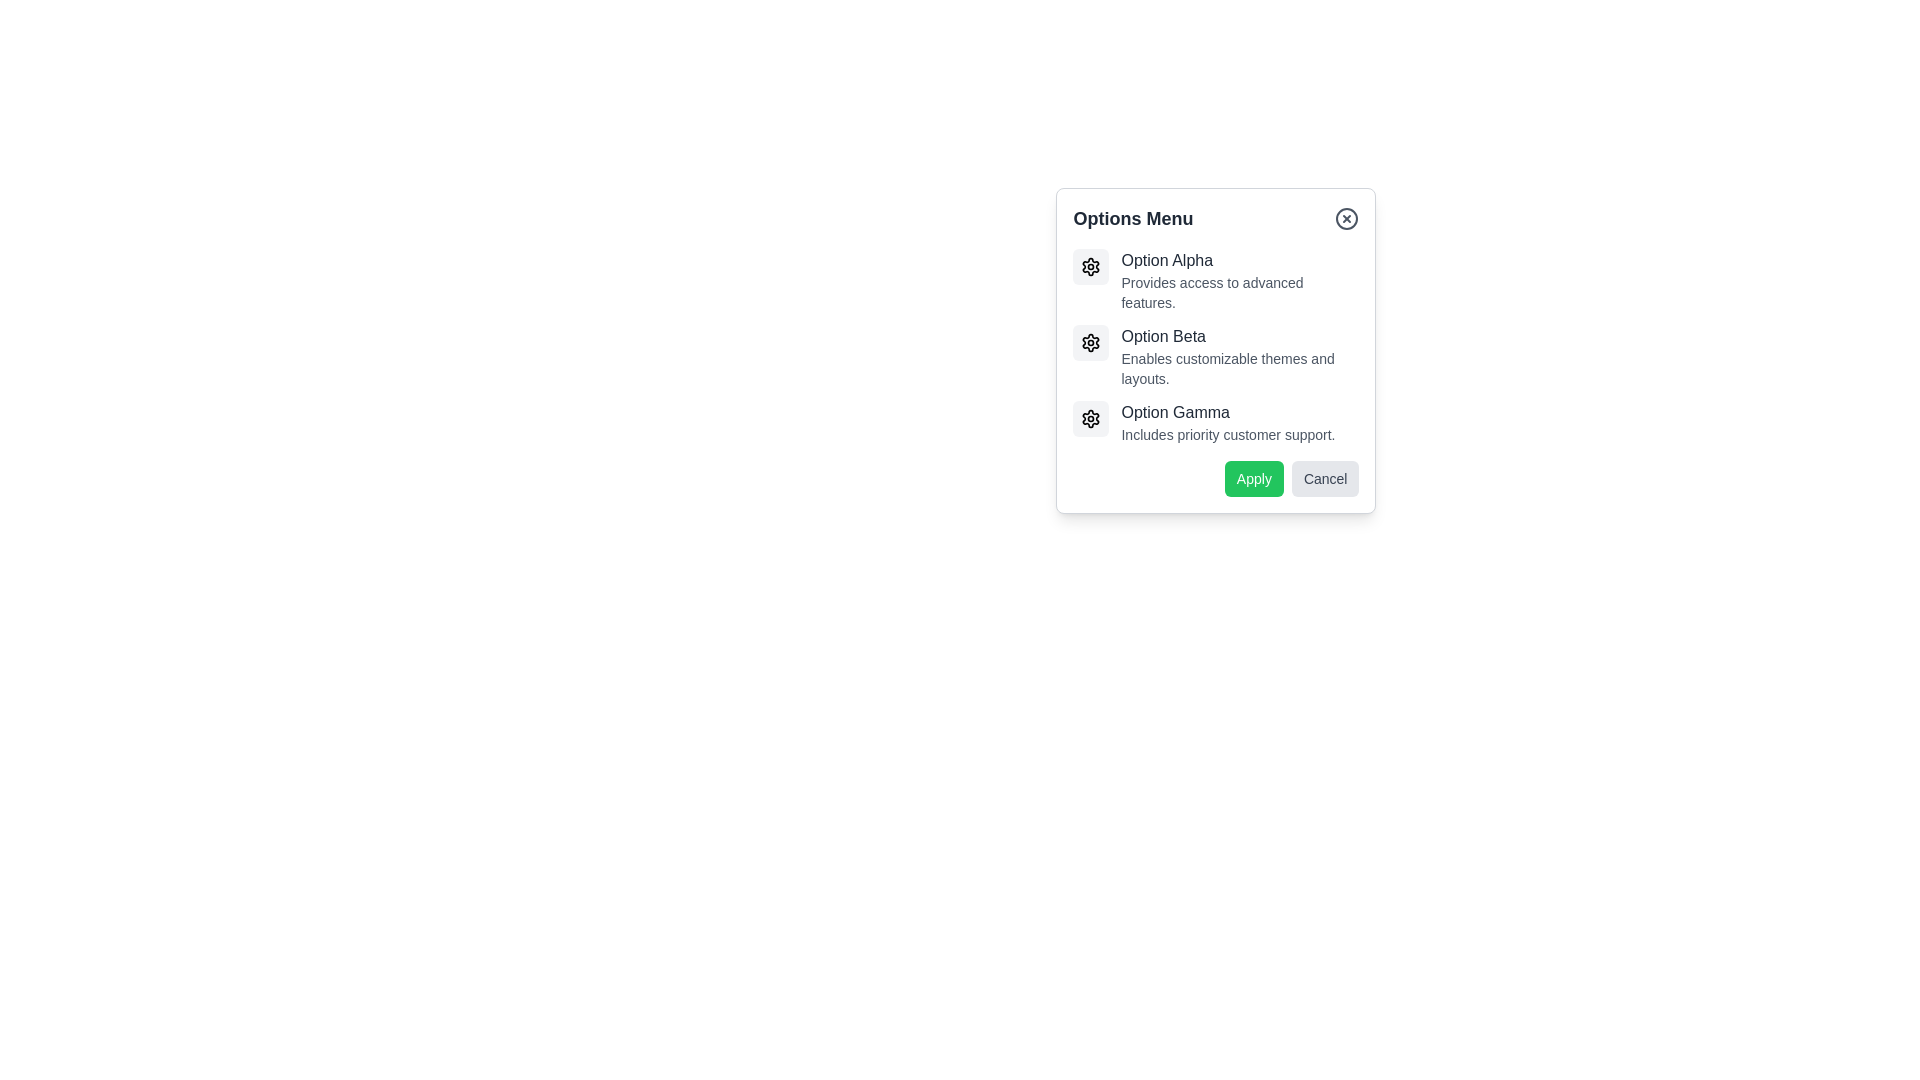  I want to click on the selectable menu item labeled 'Option Beta', so click(1239, 356).